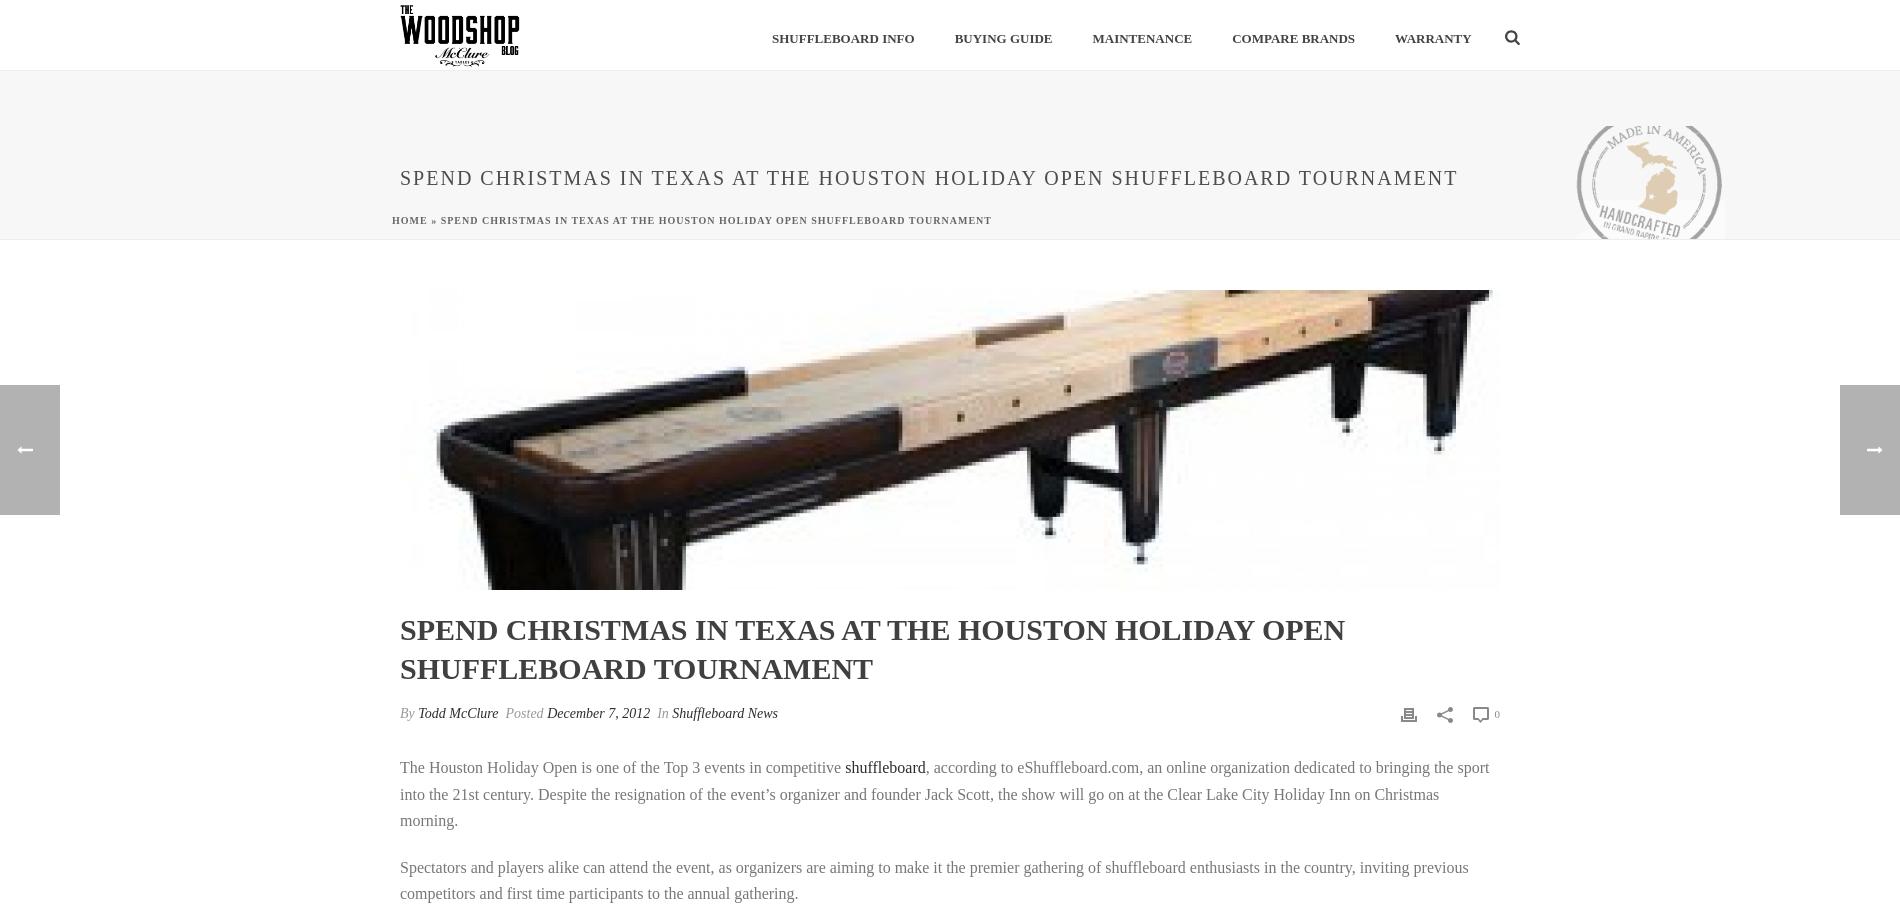 The image size is (1900, 924). What do you see at coordinates (662, 713) in the screenshot?
I see `'In'` at bounding box center [662, 713].